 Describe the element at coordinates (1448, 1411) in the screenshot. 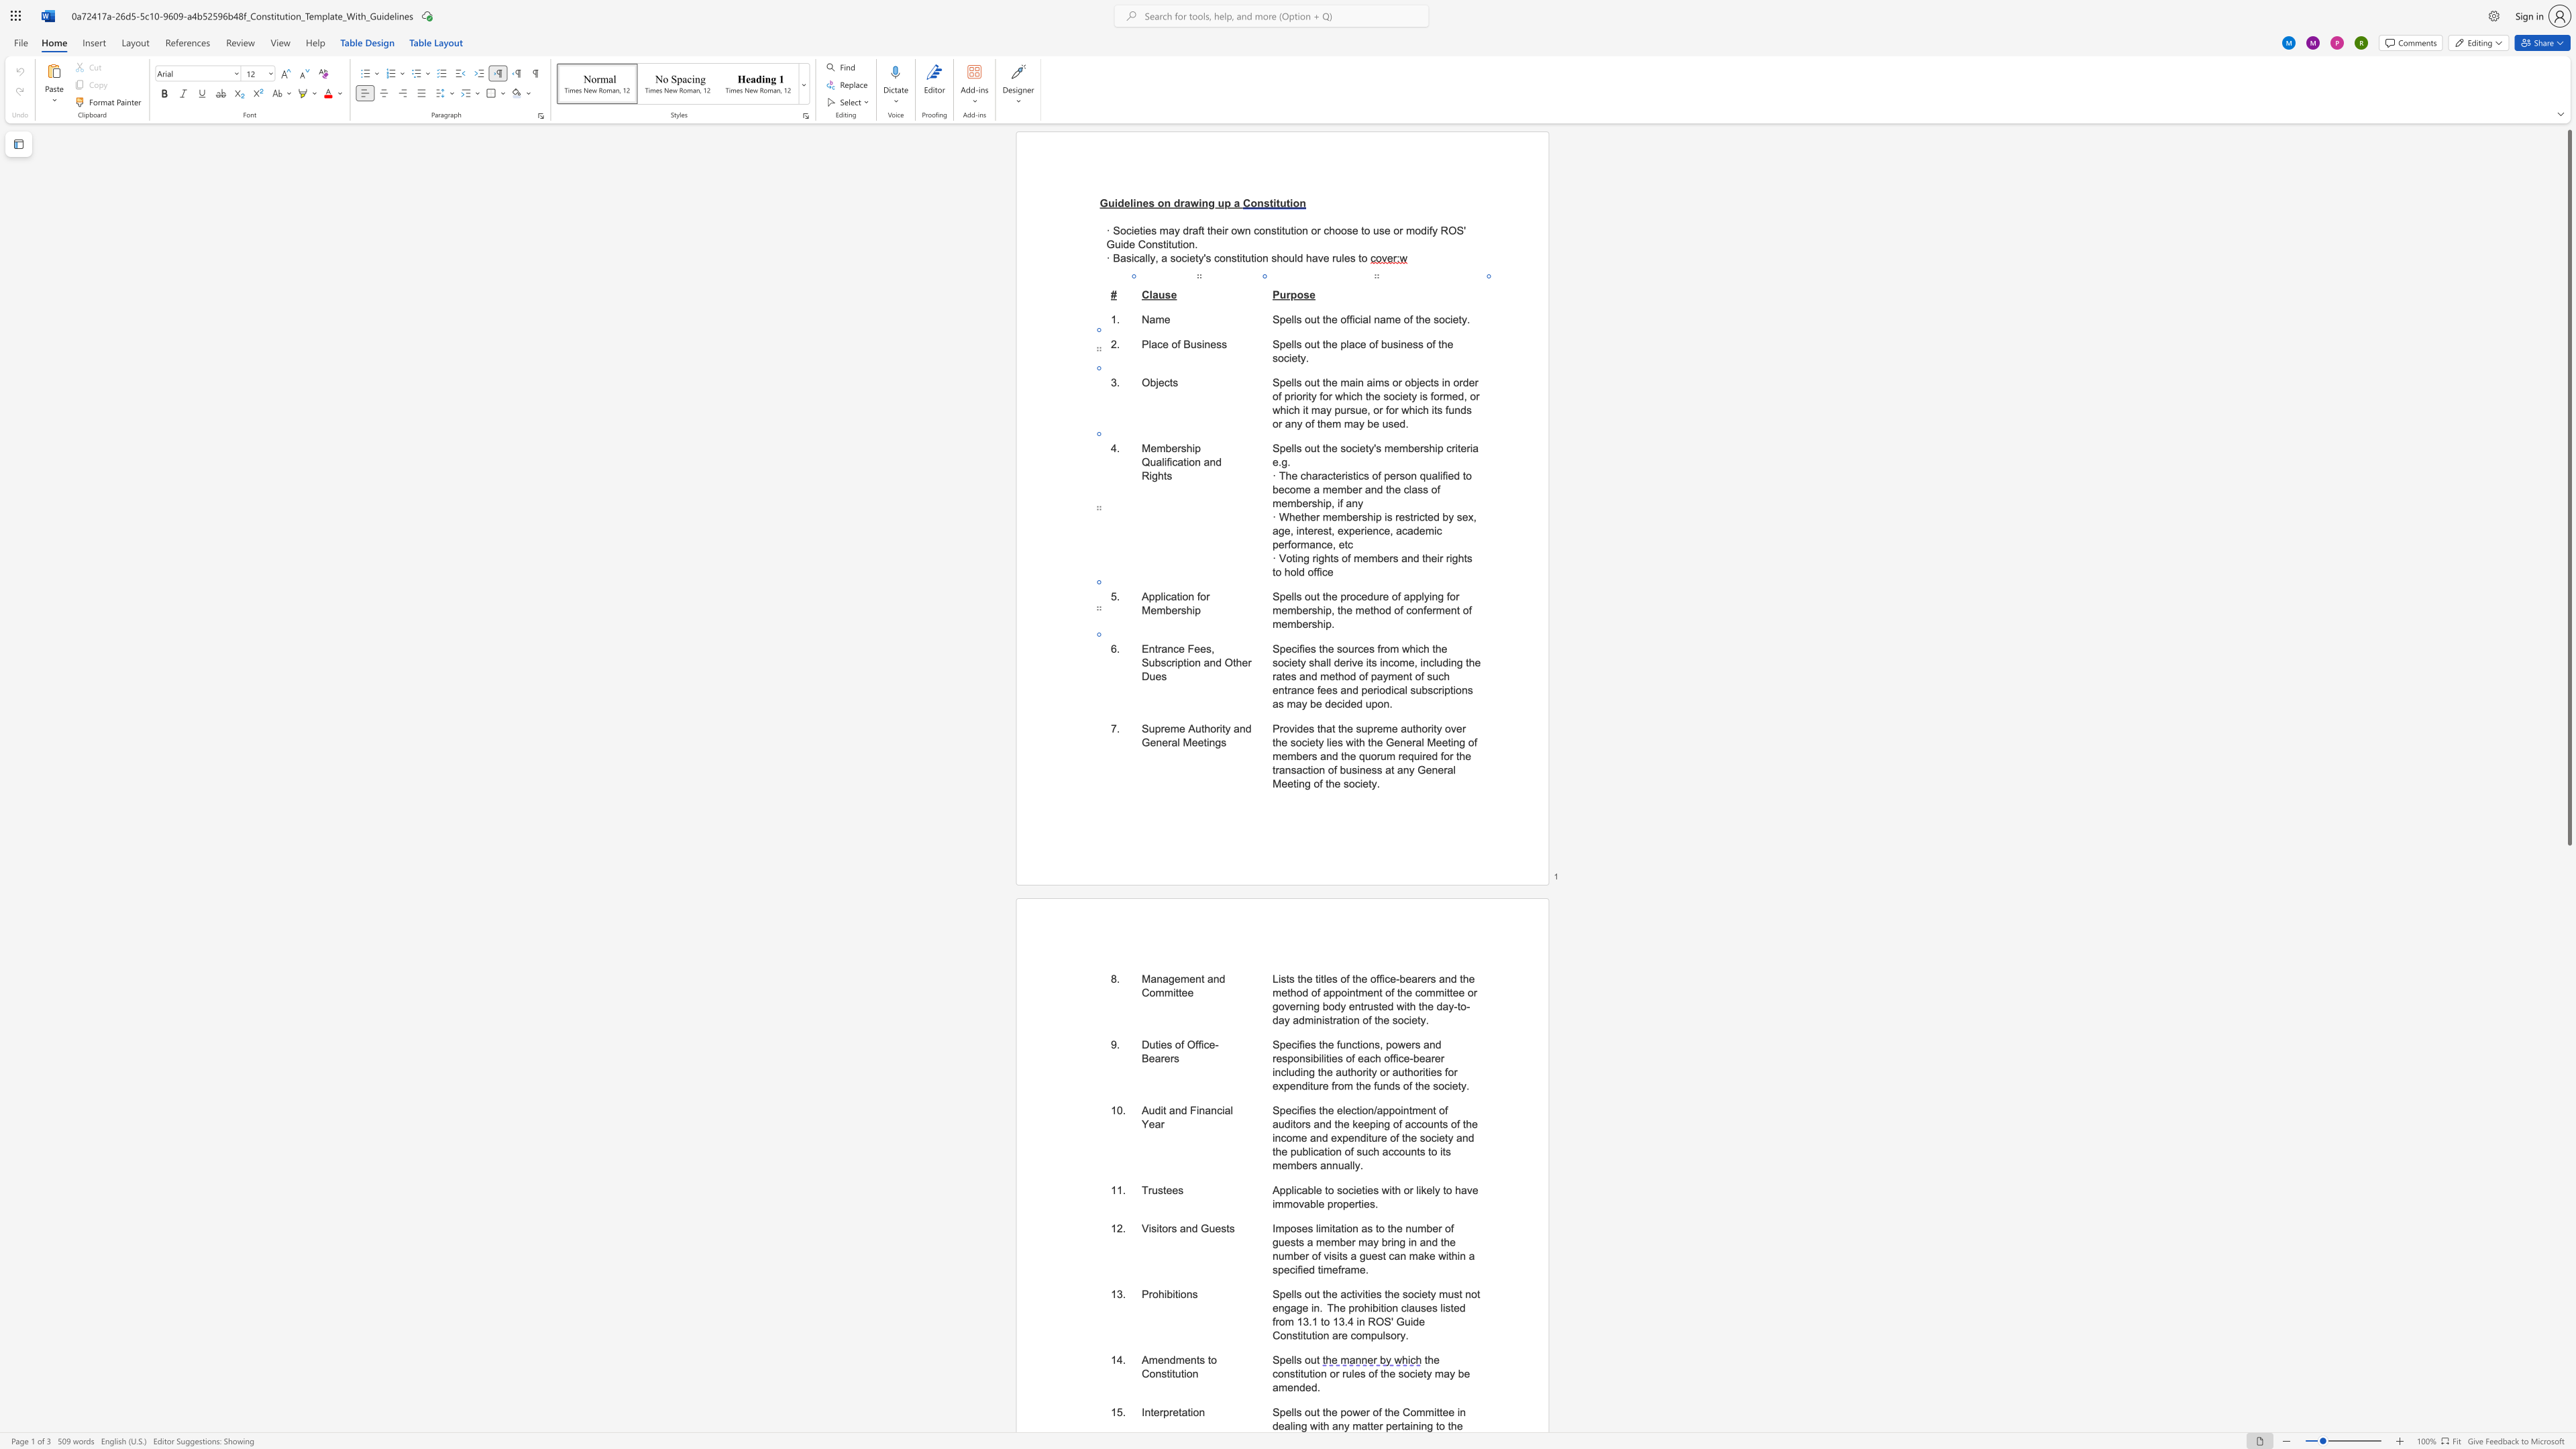

I see `the space between the continuous character "e" and "e" in the text` at that location.